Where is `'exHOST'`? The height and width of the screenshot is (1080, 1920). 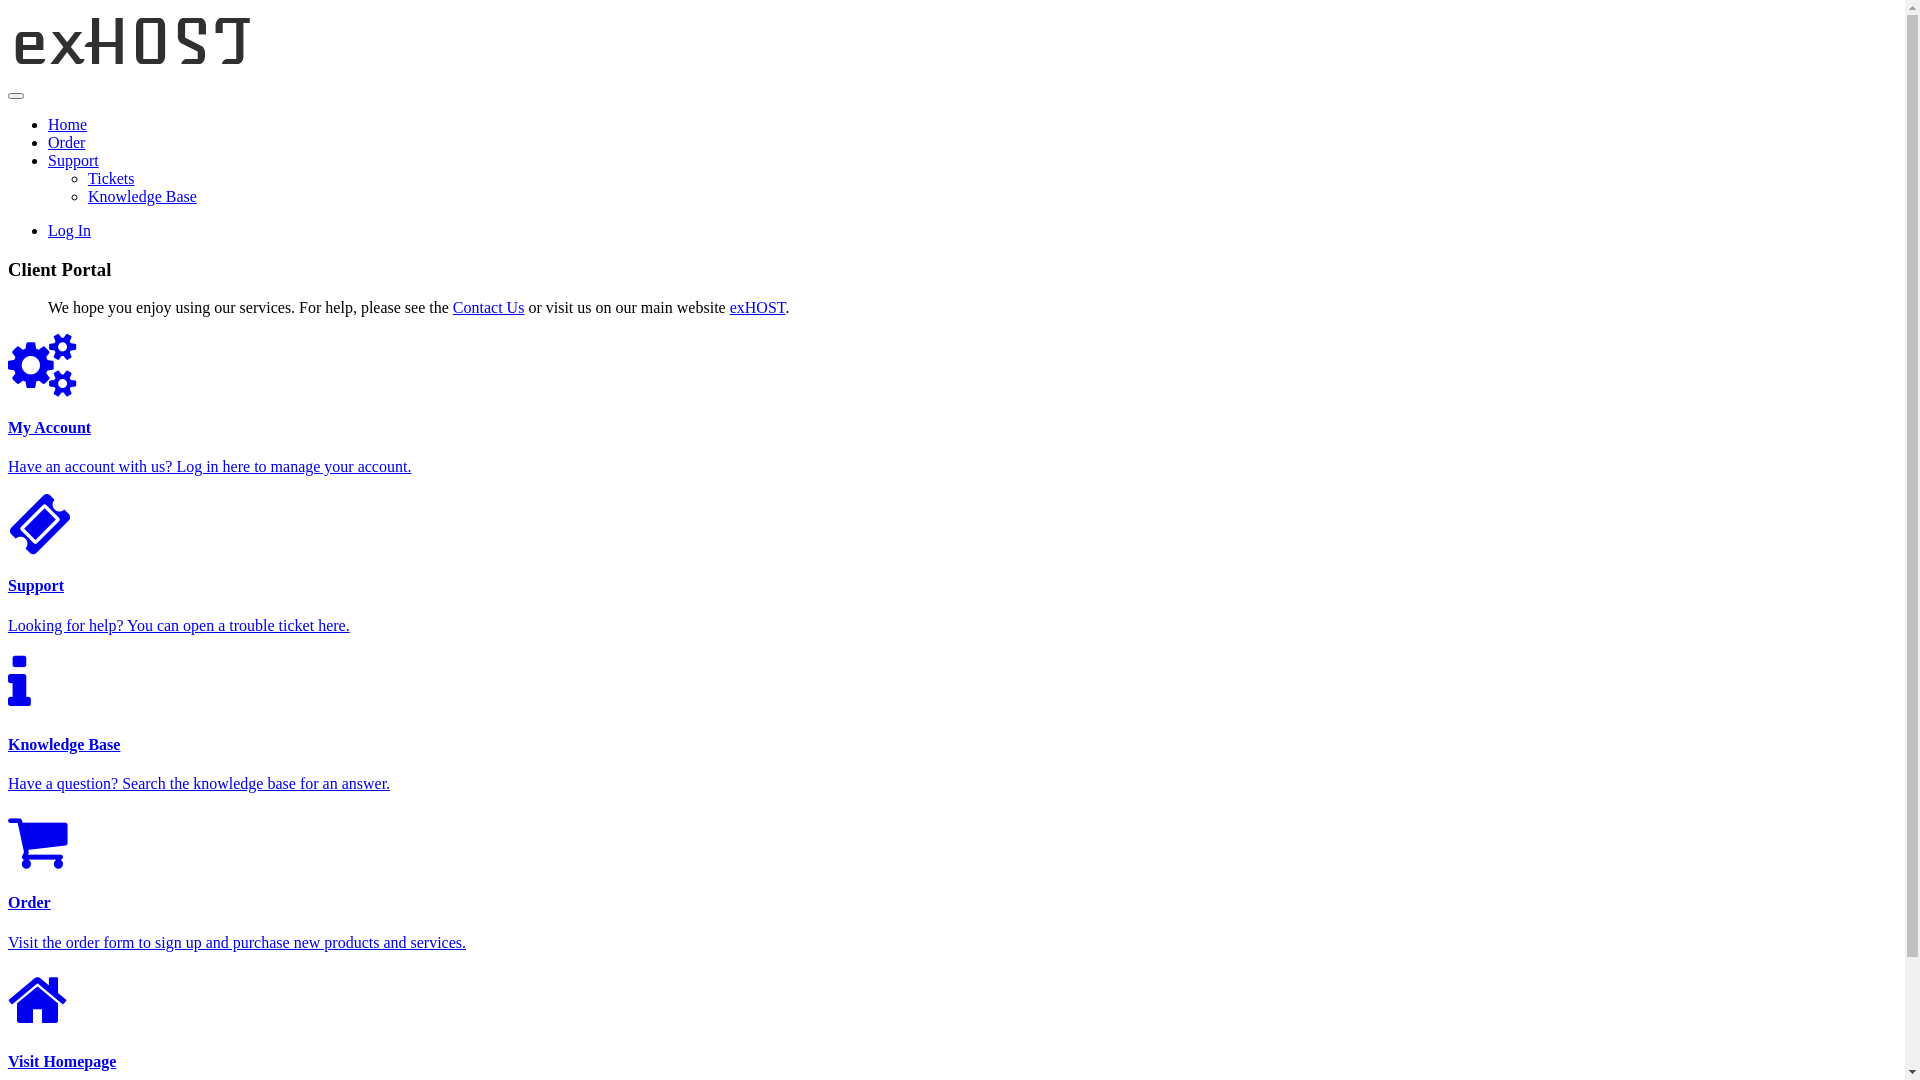 'exHOST' is located at coordinates (757, 307).